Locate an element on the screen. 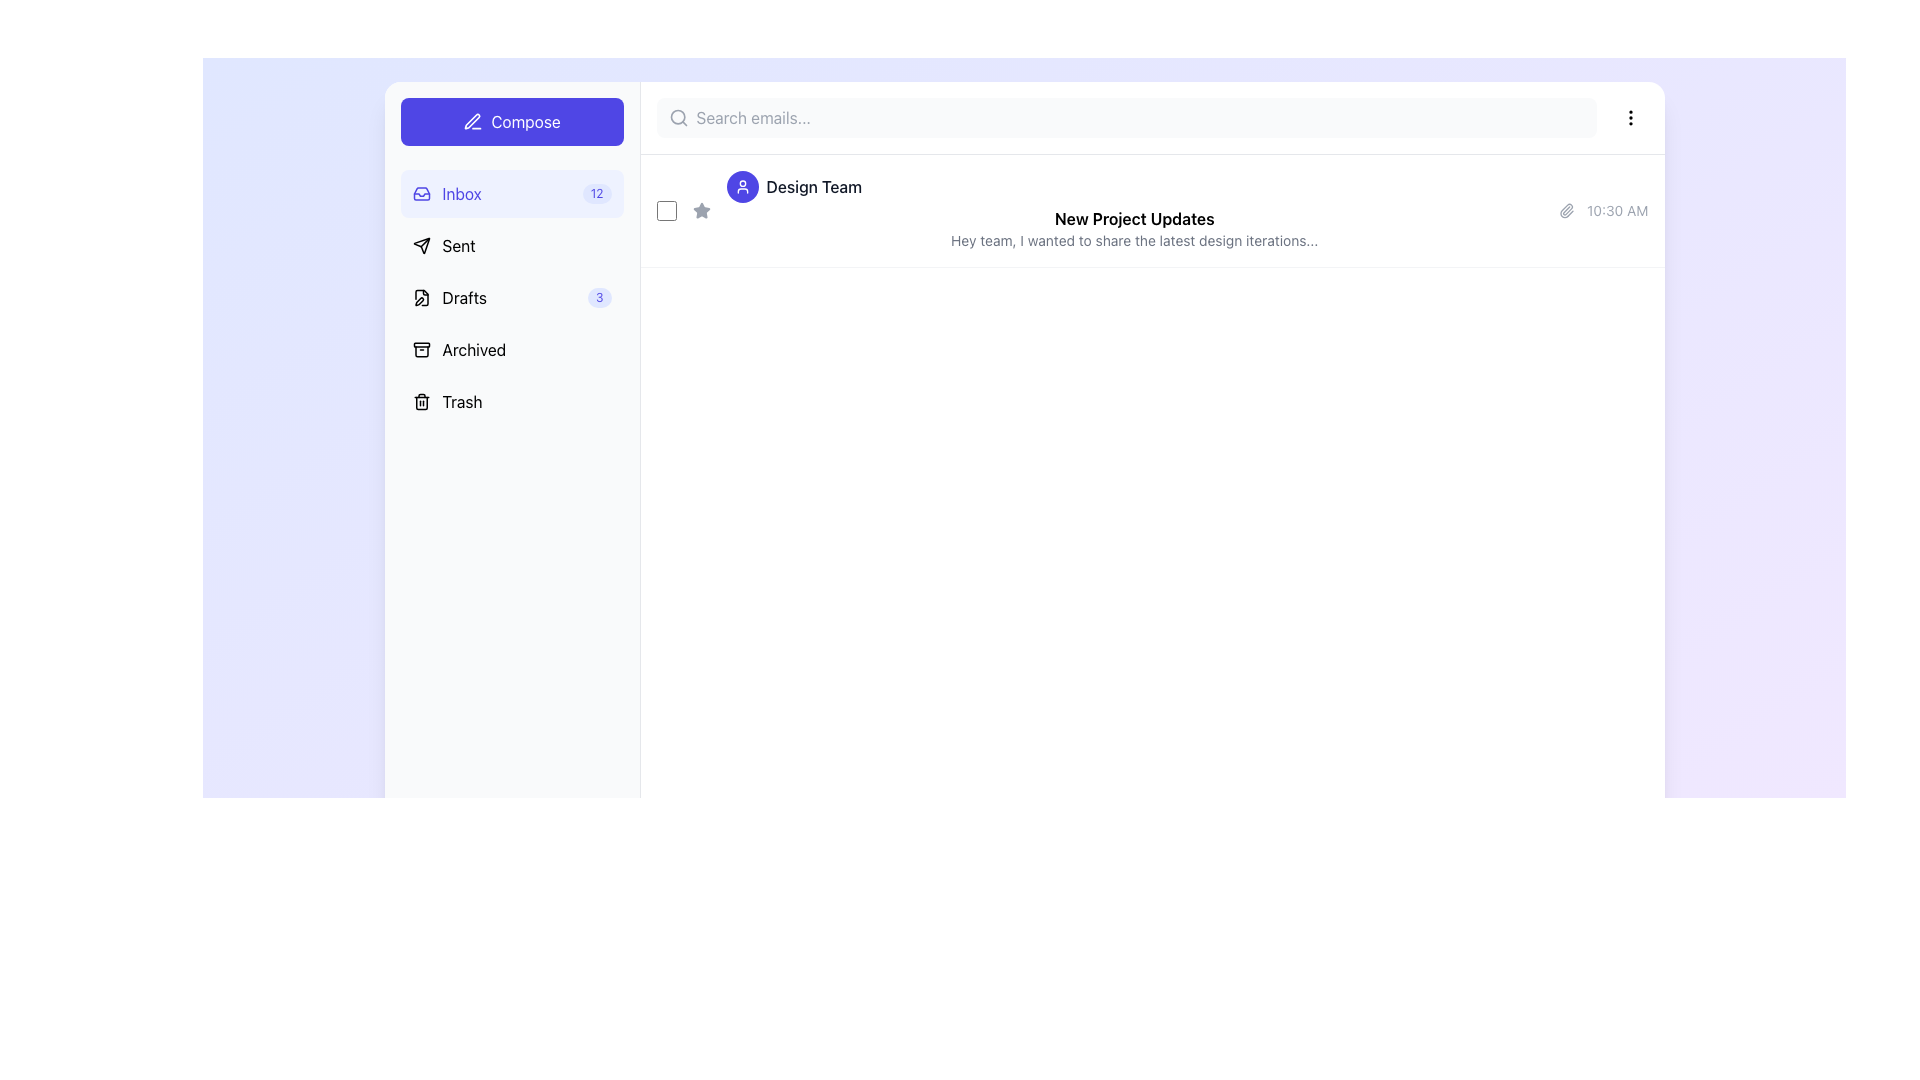 Image resolution: width=1920 pixels, height=1080 pixels. the text-based content area that provides a summary preview of a message or notification from the 'Design Team' is located at coordinates (1134, 211).